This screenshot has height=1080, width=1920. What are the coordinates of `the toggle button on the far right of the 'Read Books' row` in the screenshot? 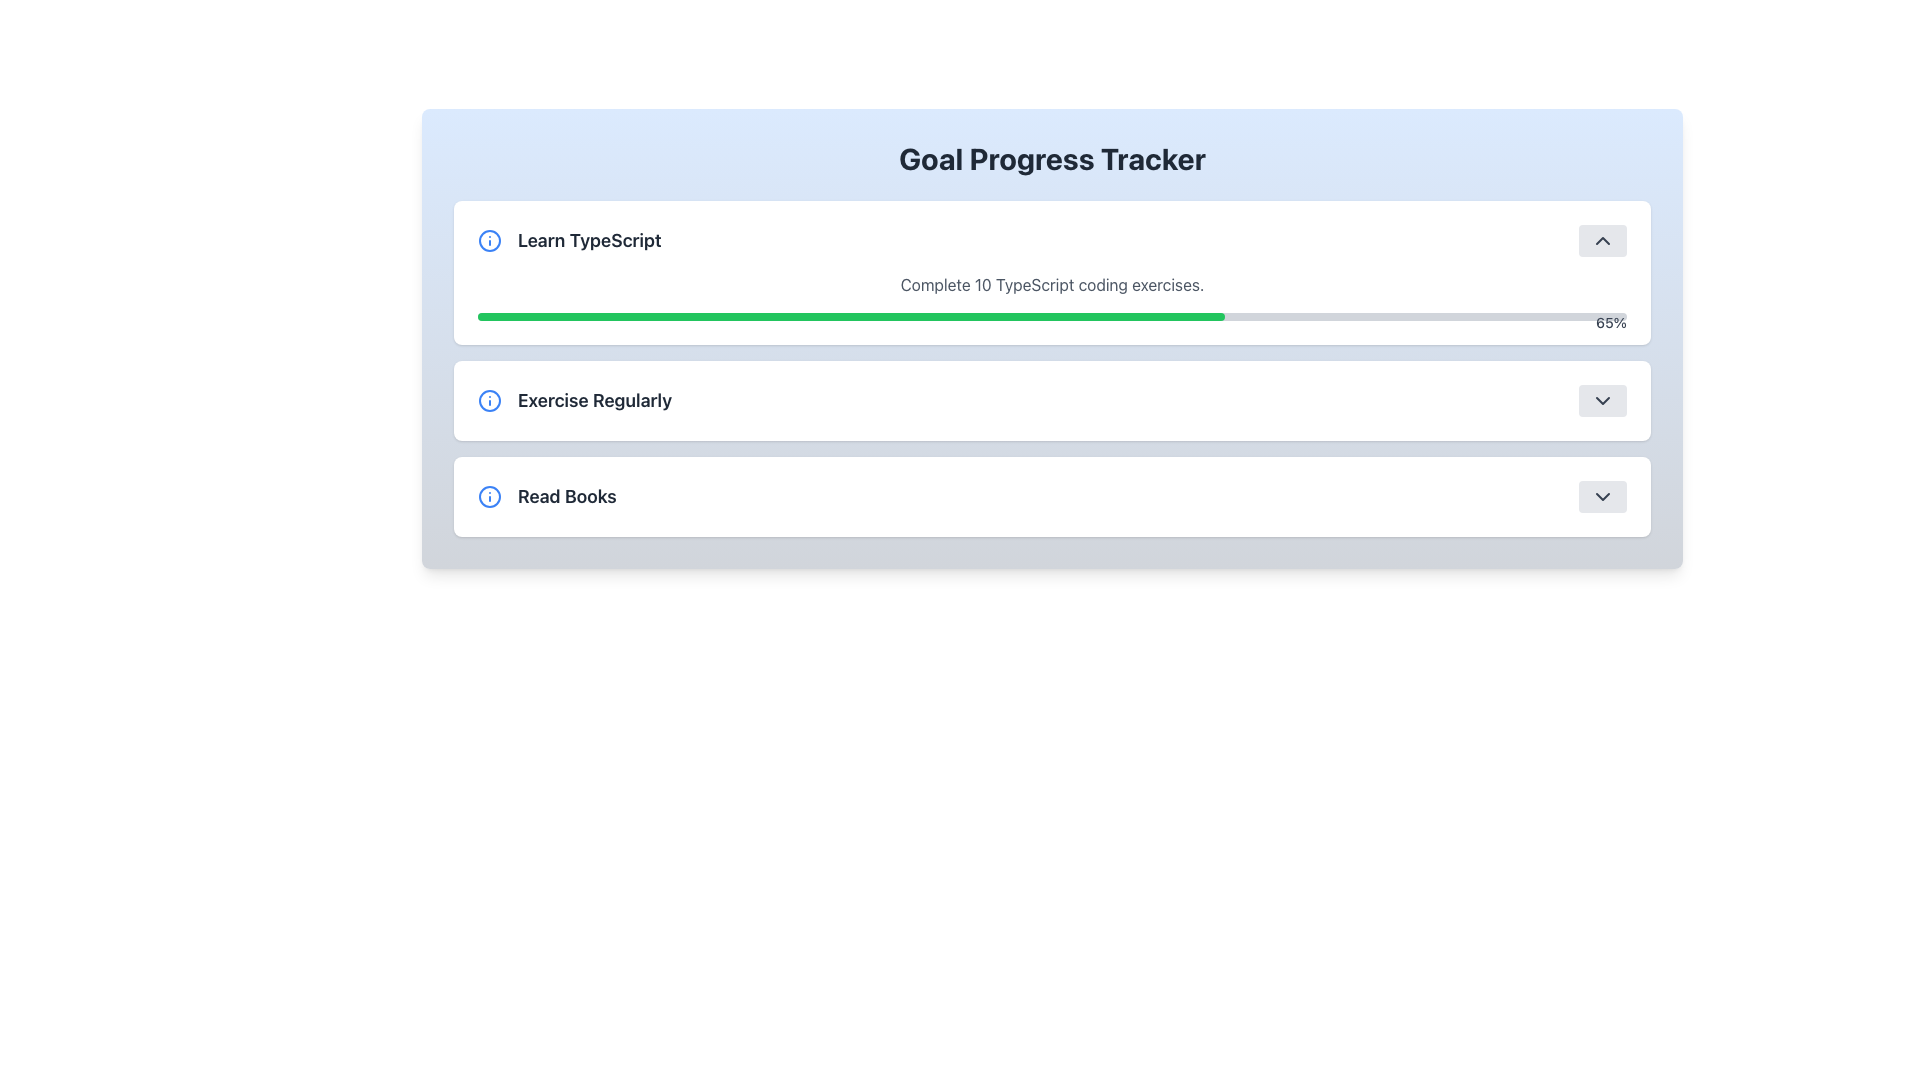 It's located at (1603, 496).